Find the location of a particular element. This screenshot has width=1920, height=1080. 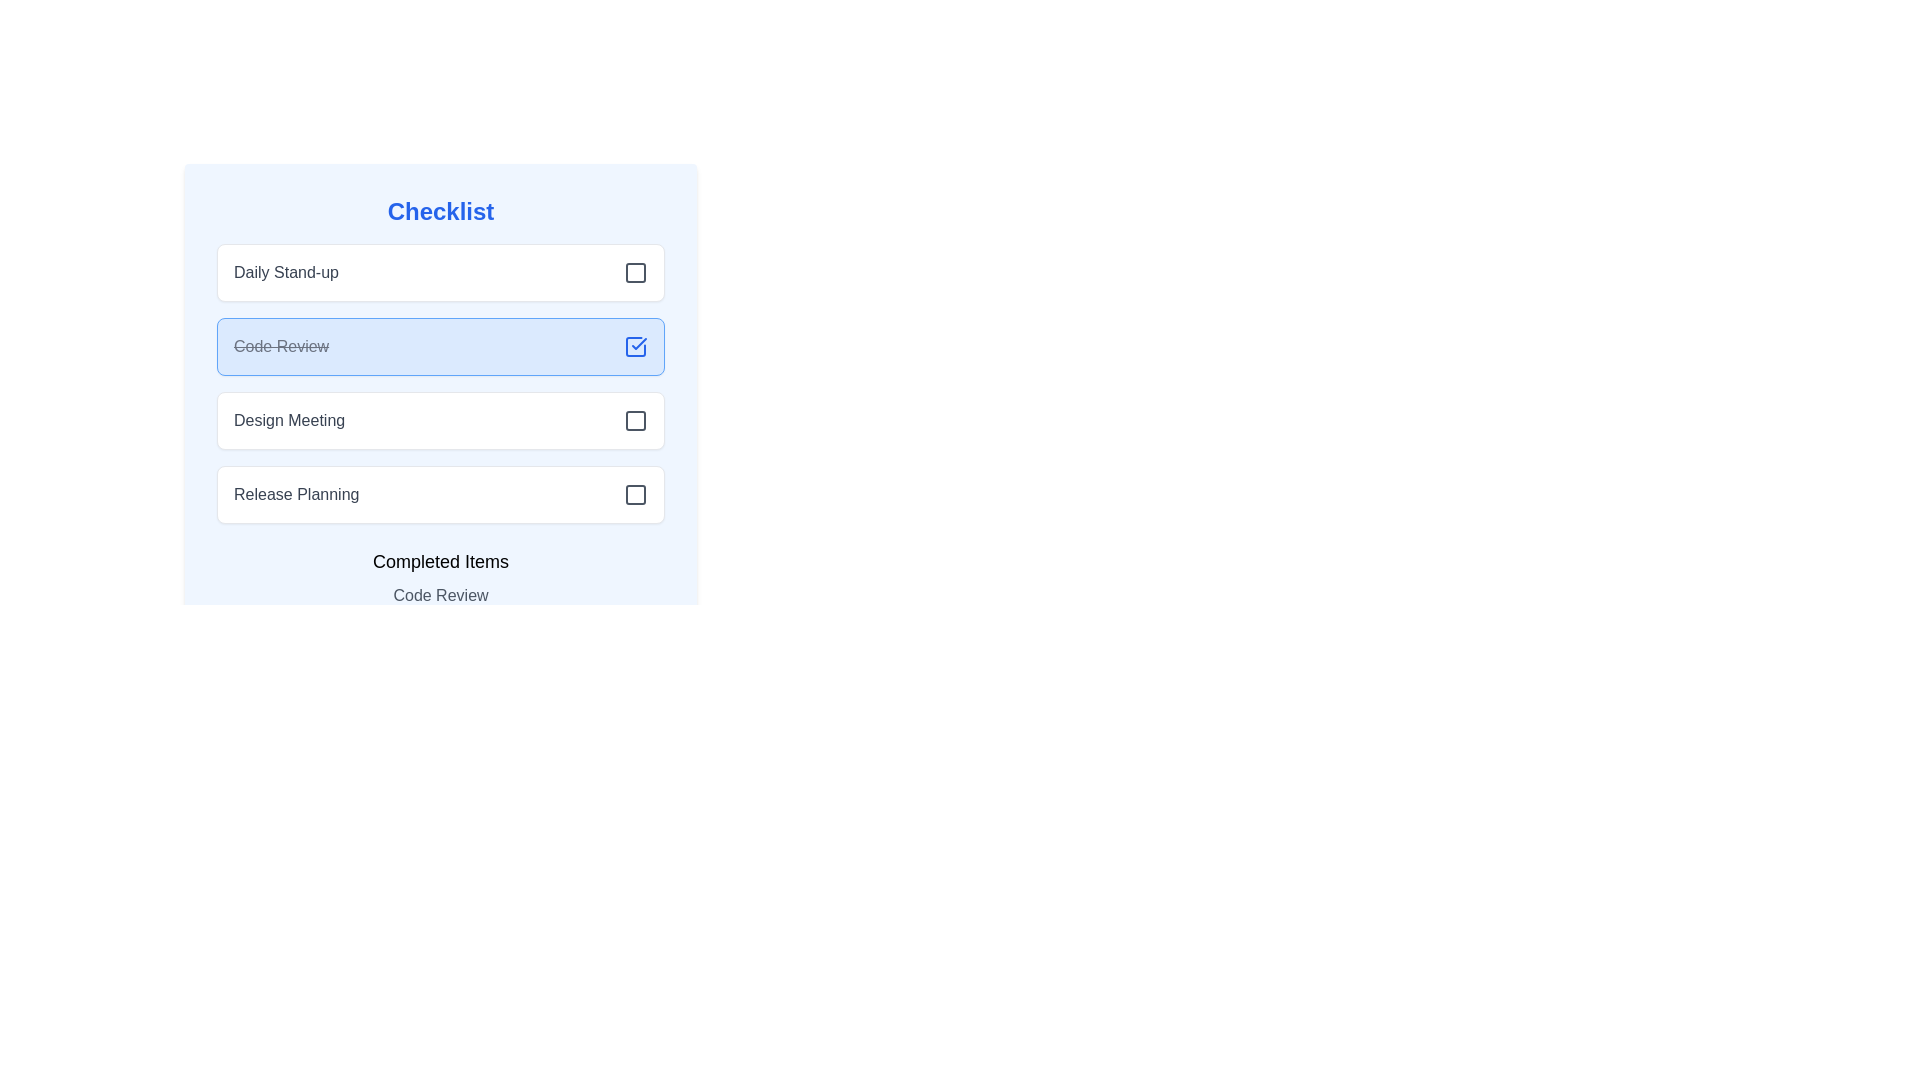

the 'Design Meeting' checkbox list item in the 'Checklist' panel is located at coordinates (440, 419).